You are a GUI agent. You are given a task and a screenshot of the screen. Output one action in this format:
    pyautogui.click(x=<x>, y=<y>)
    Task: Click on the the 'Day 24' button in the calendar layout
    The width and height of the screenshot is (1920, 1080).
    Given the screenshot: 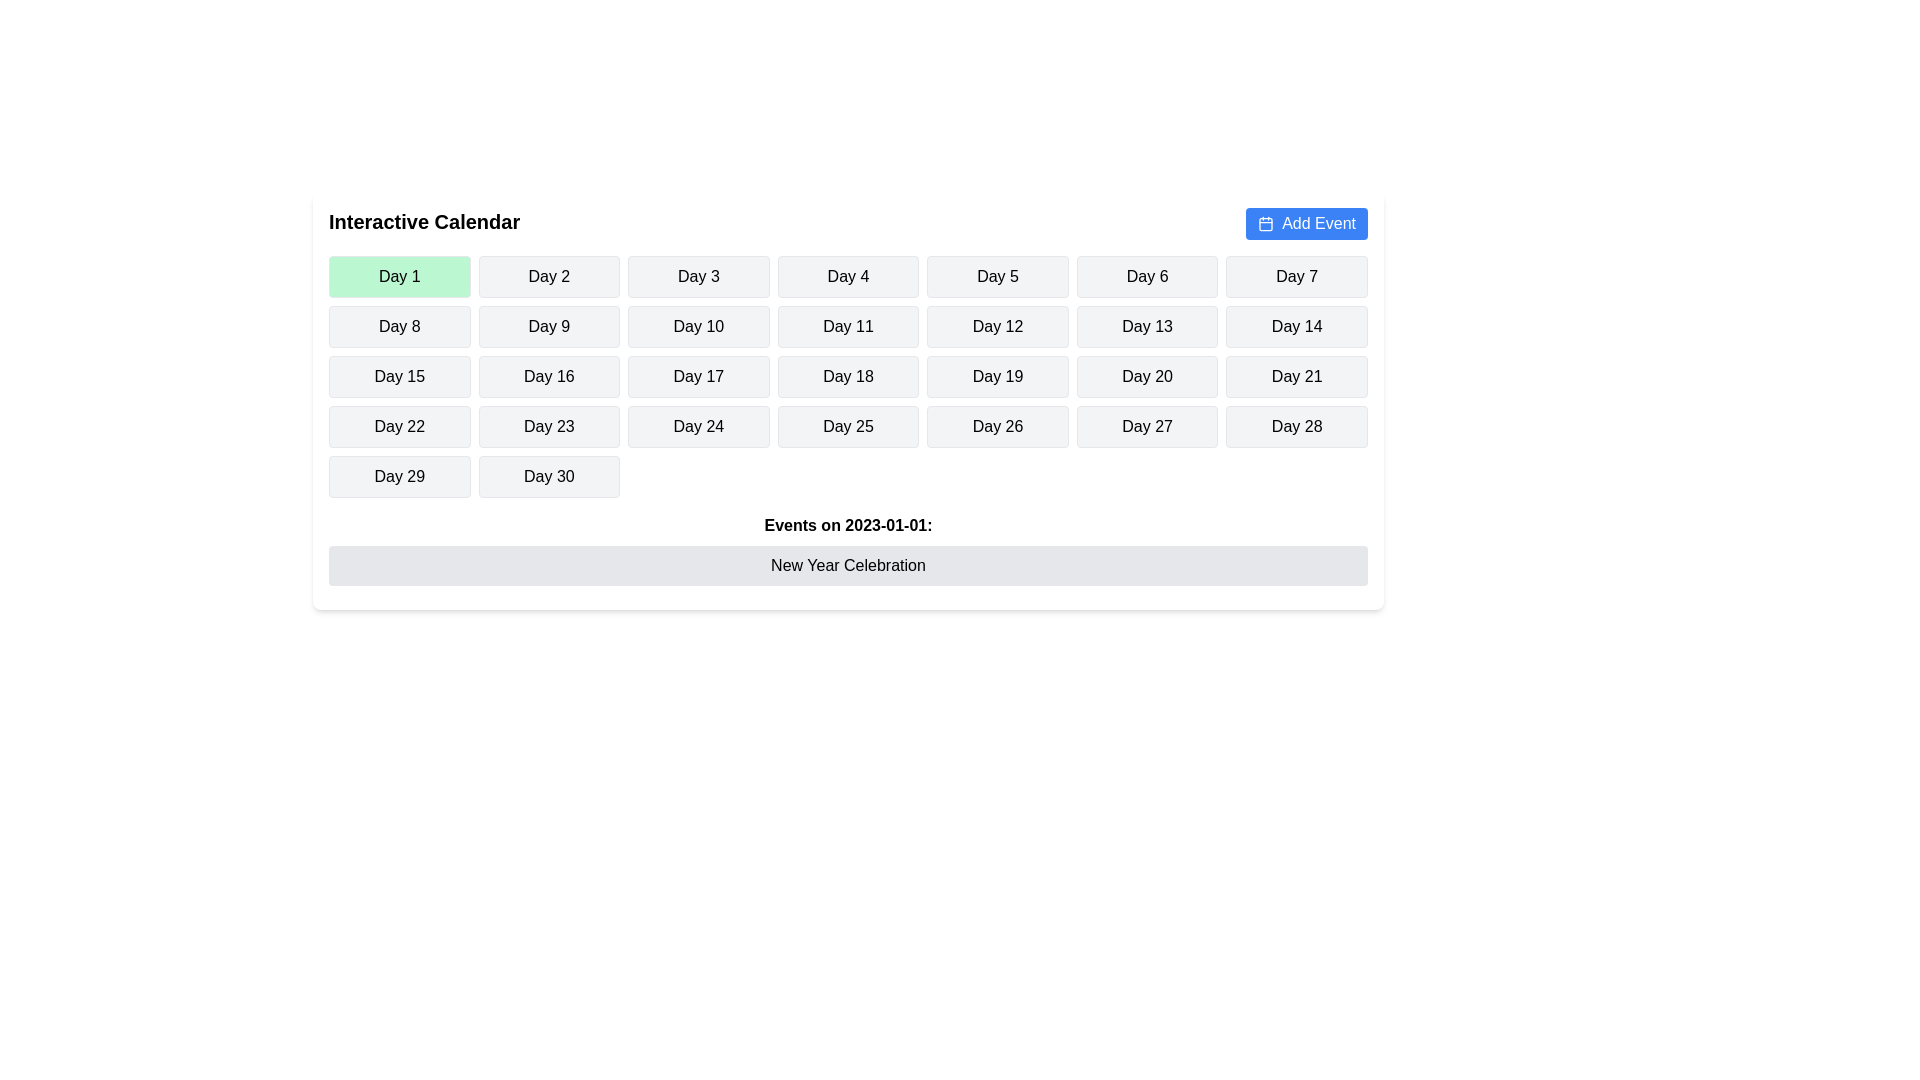 What is the action you would take?
    pyautogui.click(x=698, y=426)
    